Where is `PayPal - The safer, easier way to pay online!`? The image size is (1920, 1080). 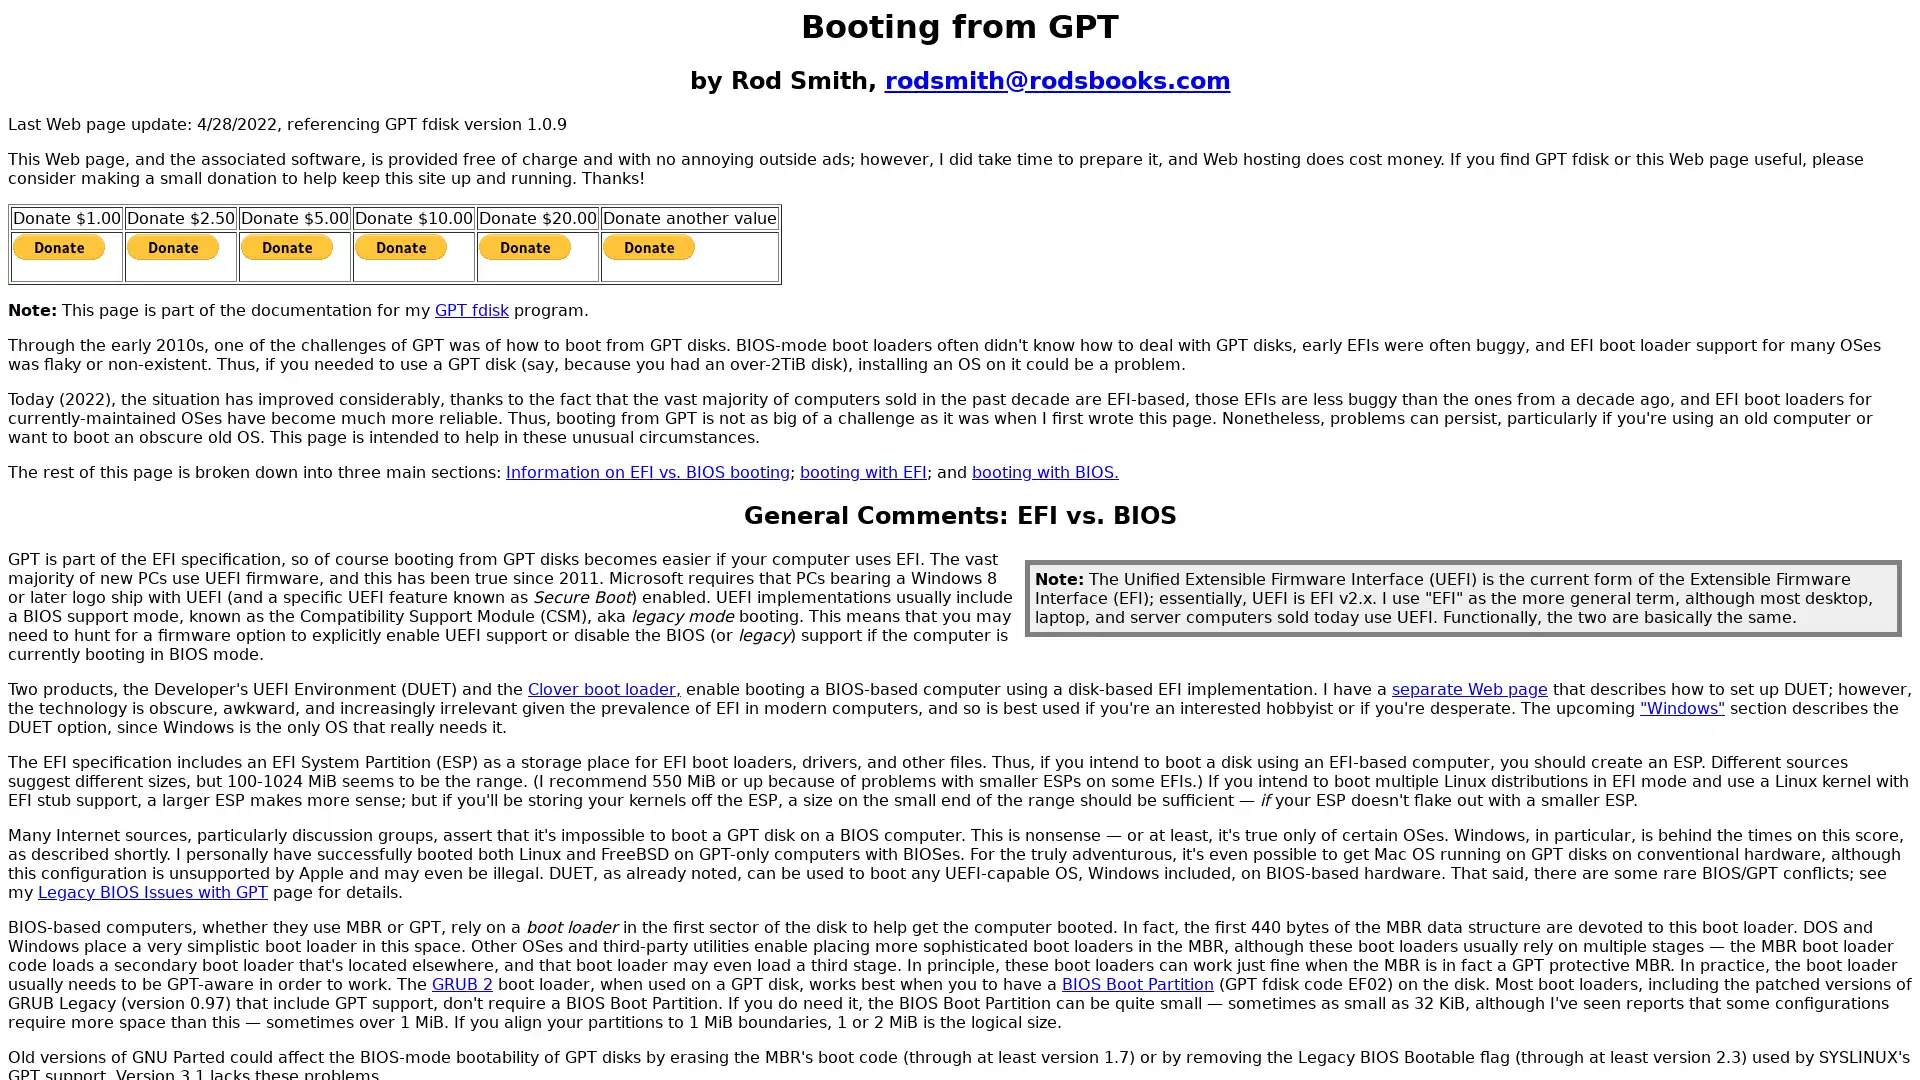
PayPal - The safer, easier way to pay online! is located at coordinates (172, 245).